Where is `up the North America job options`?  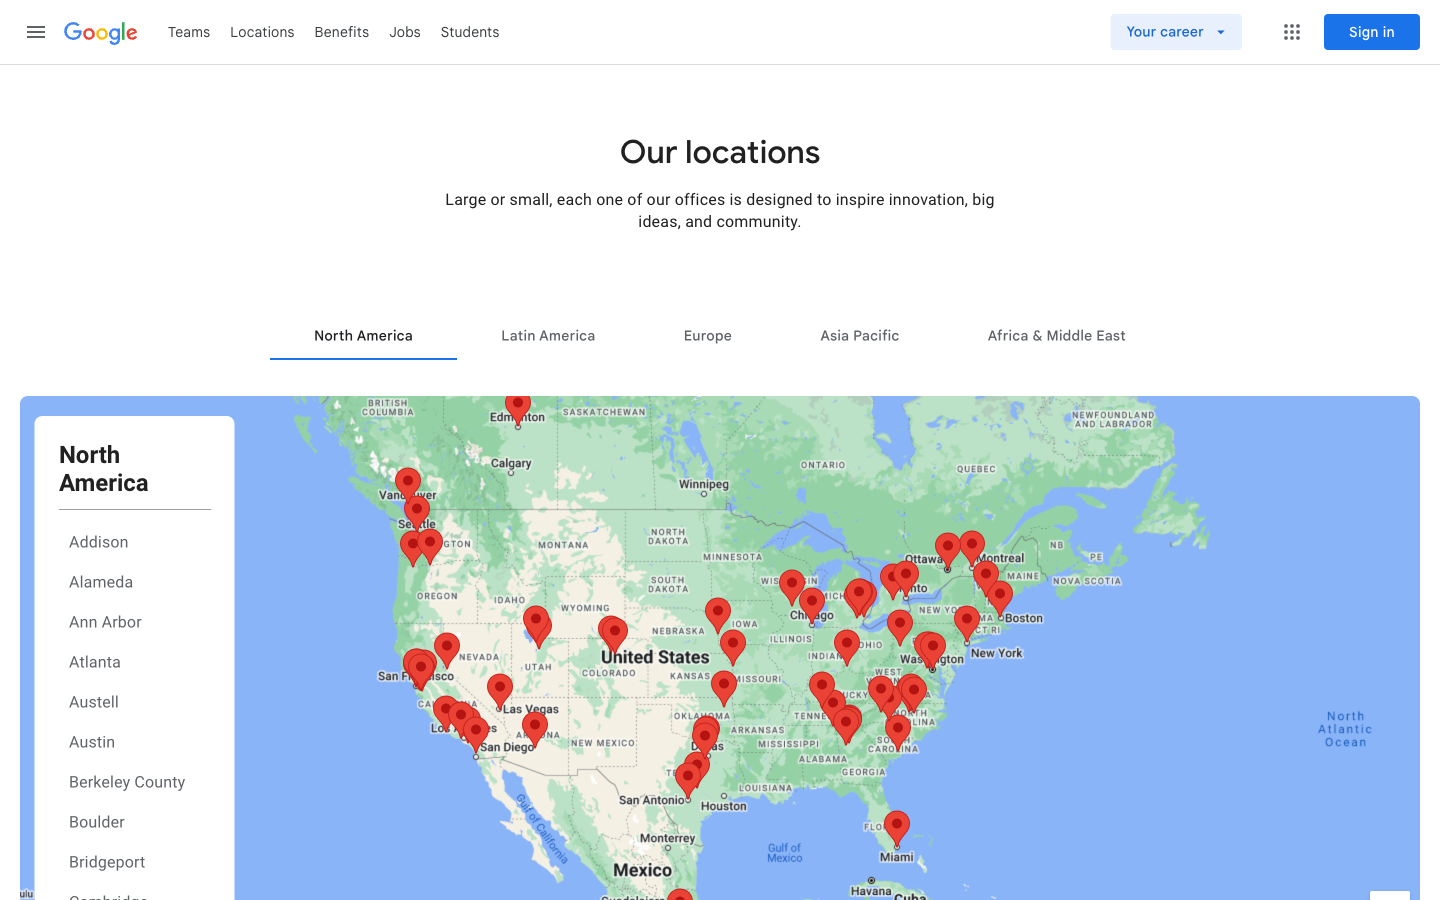 up the North America job options is located at coordinates (362, 334).